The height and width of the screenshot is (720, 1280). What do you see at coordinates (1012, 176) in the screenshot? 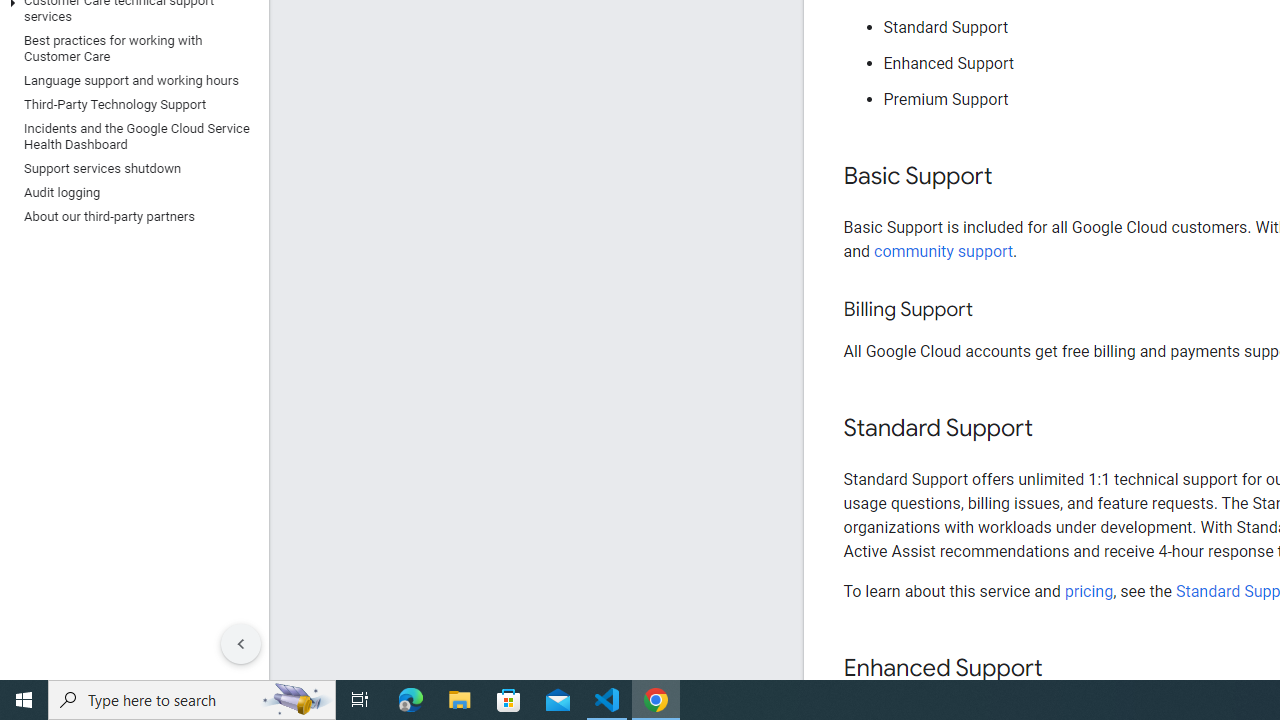
I see `'Copy link to this section: Basic Support'` at bounding box center [1012, 176].